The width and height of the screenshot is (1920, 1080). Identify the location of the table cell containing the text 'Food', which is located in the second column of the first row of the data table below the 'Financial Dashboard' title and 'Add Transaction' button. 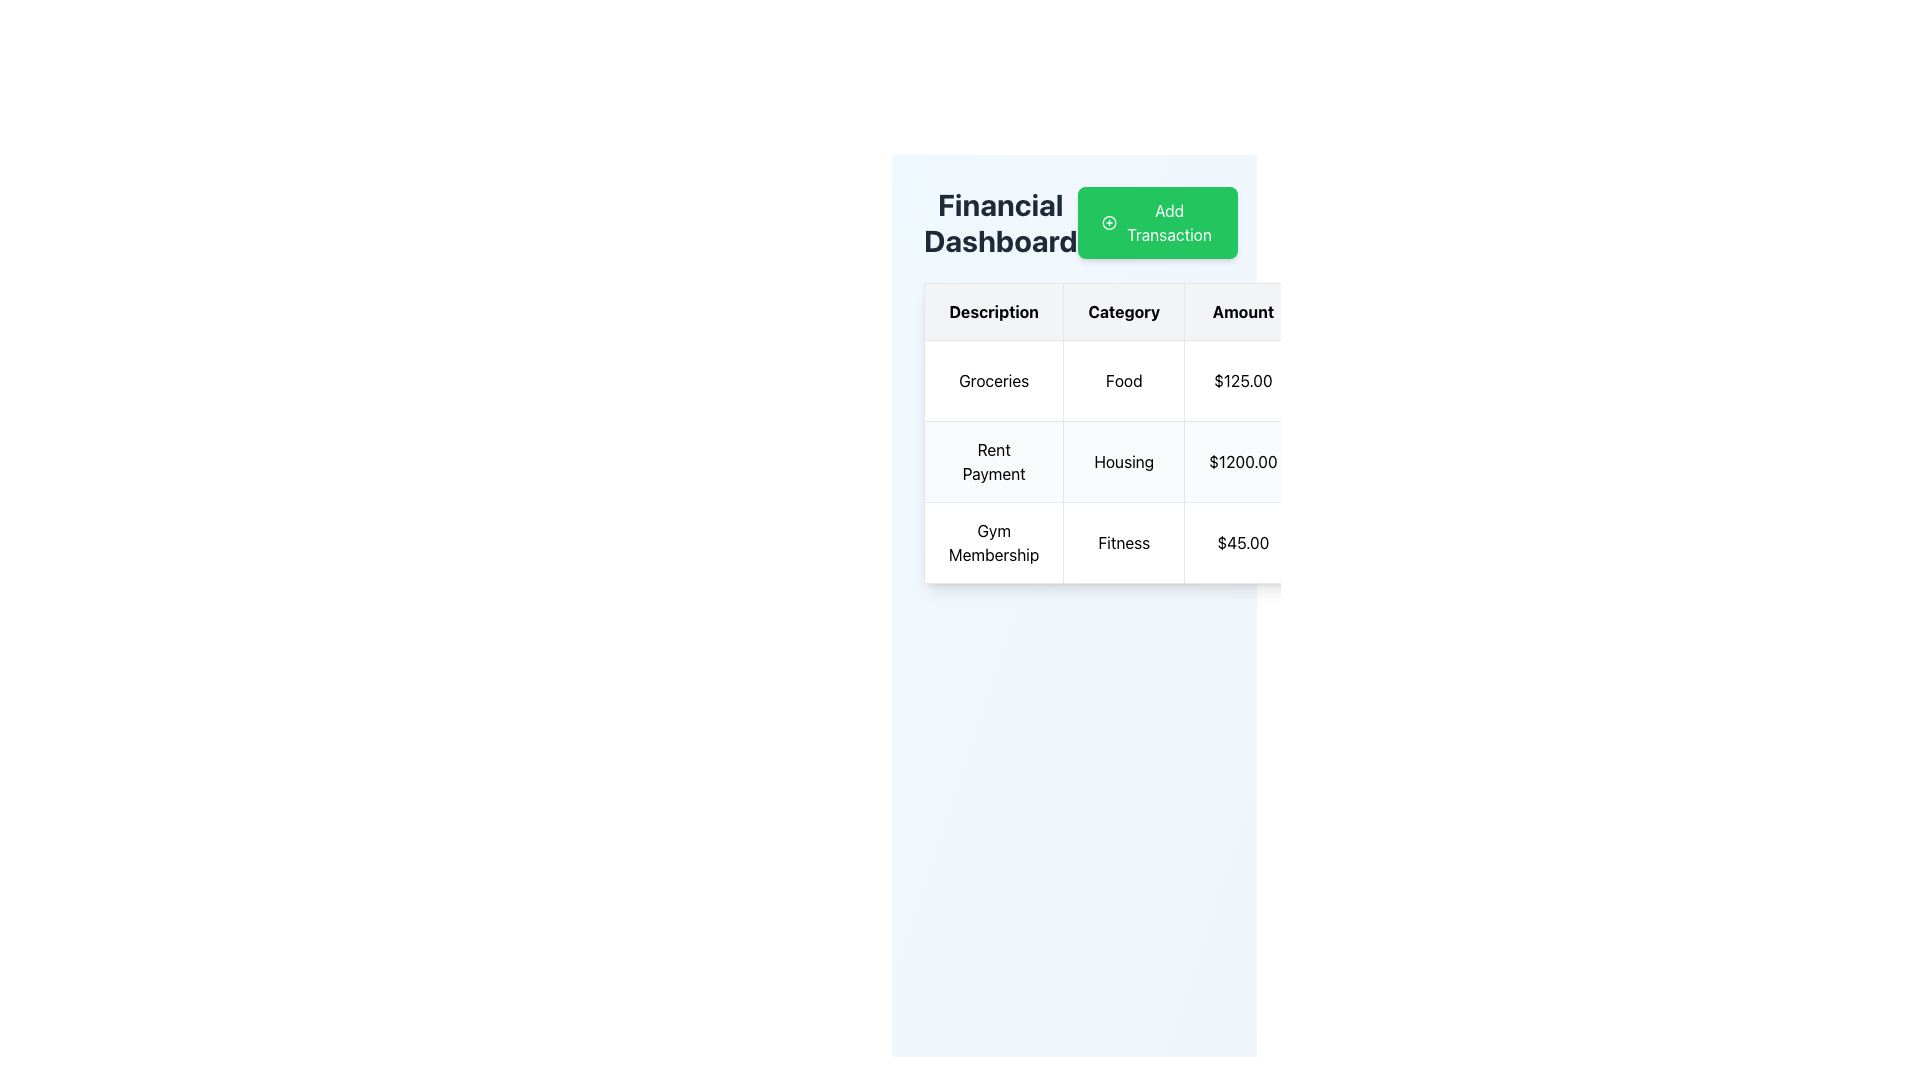
(1124, 381).